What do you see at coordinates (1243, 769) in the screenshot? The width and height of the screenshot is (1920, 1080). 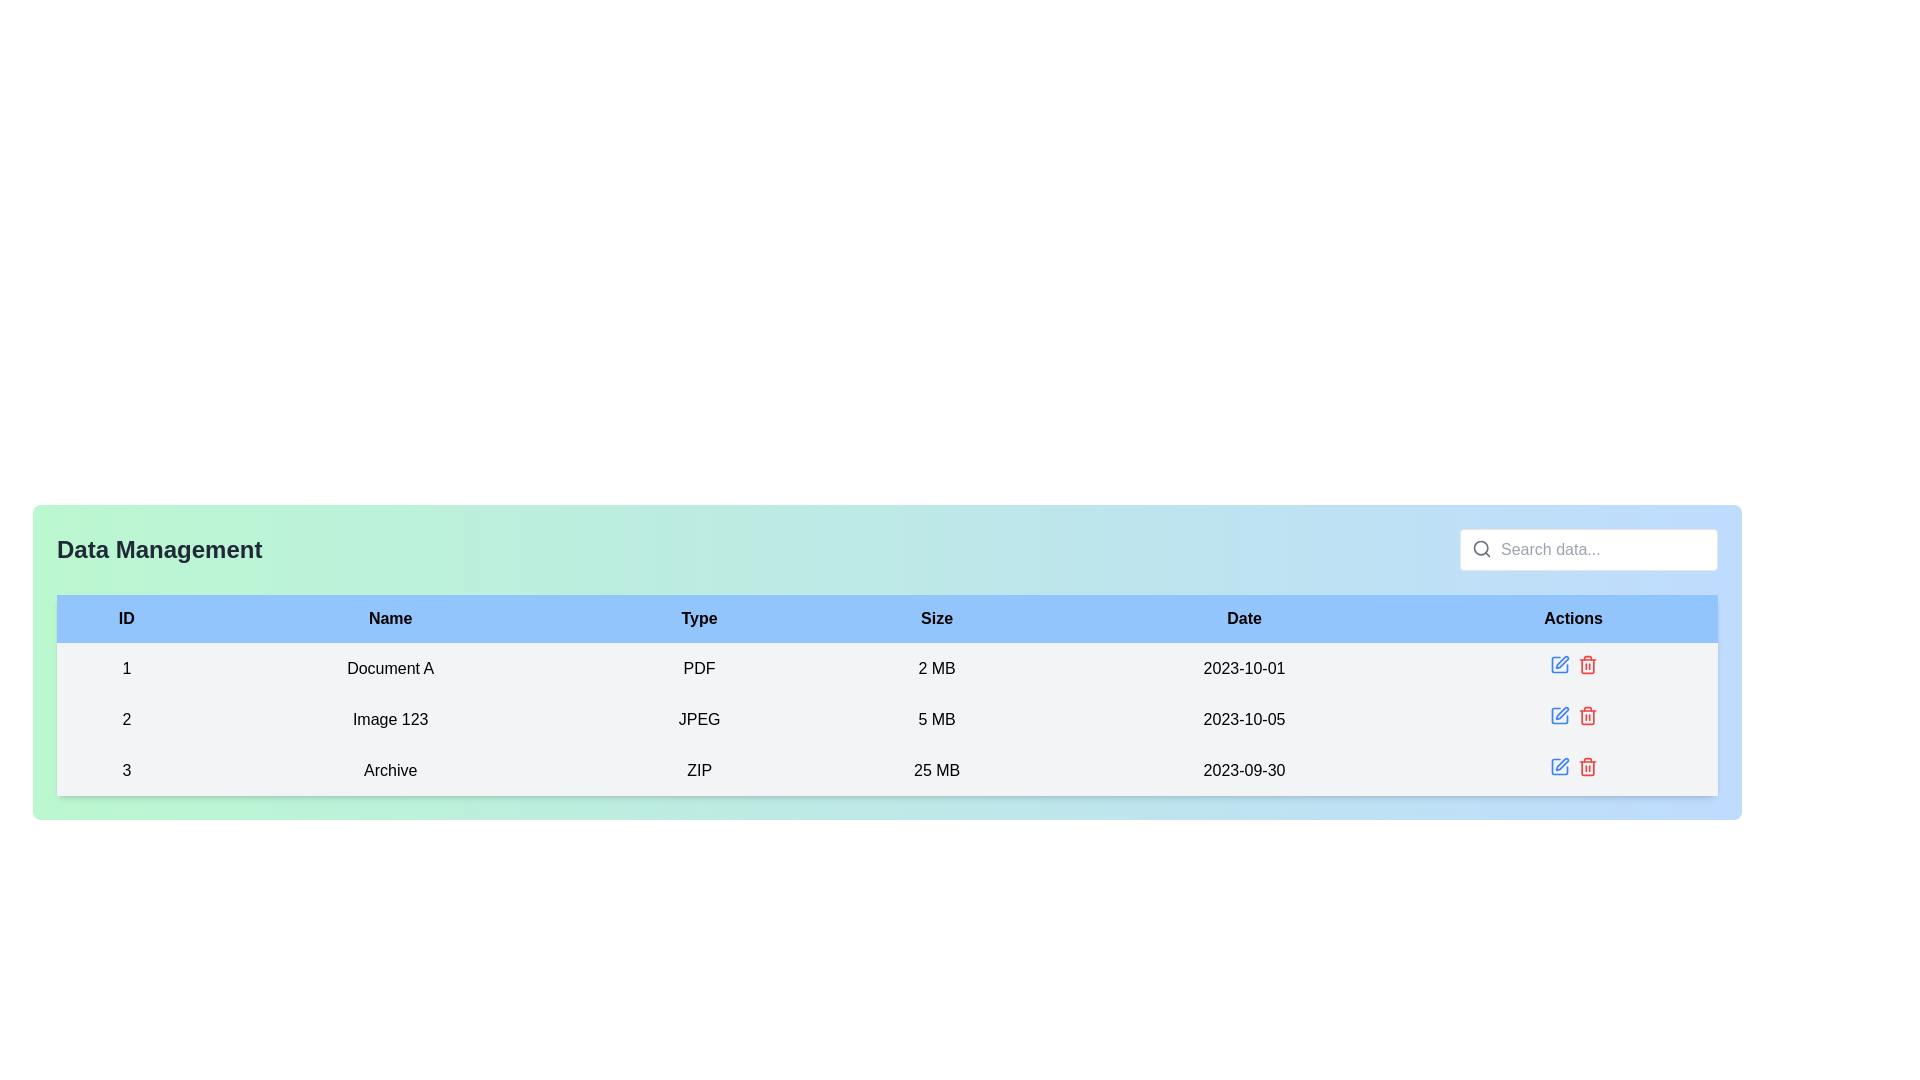 I see `the text display showing the date '2023-09-30' in the 'Date' column of the third row of the data table` at bounding box center [1243, 769].